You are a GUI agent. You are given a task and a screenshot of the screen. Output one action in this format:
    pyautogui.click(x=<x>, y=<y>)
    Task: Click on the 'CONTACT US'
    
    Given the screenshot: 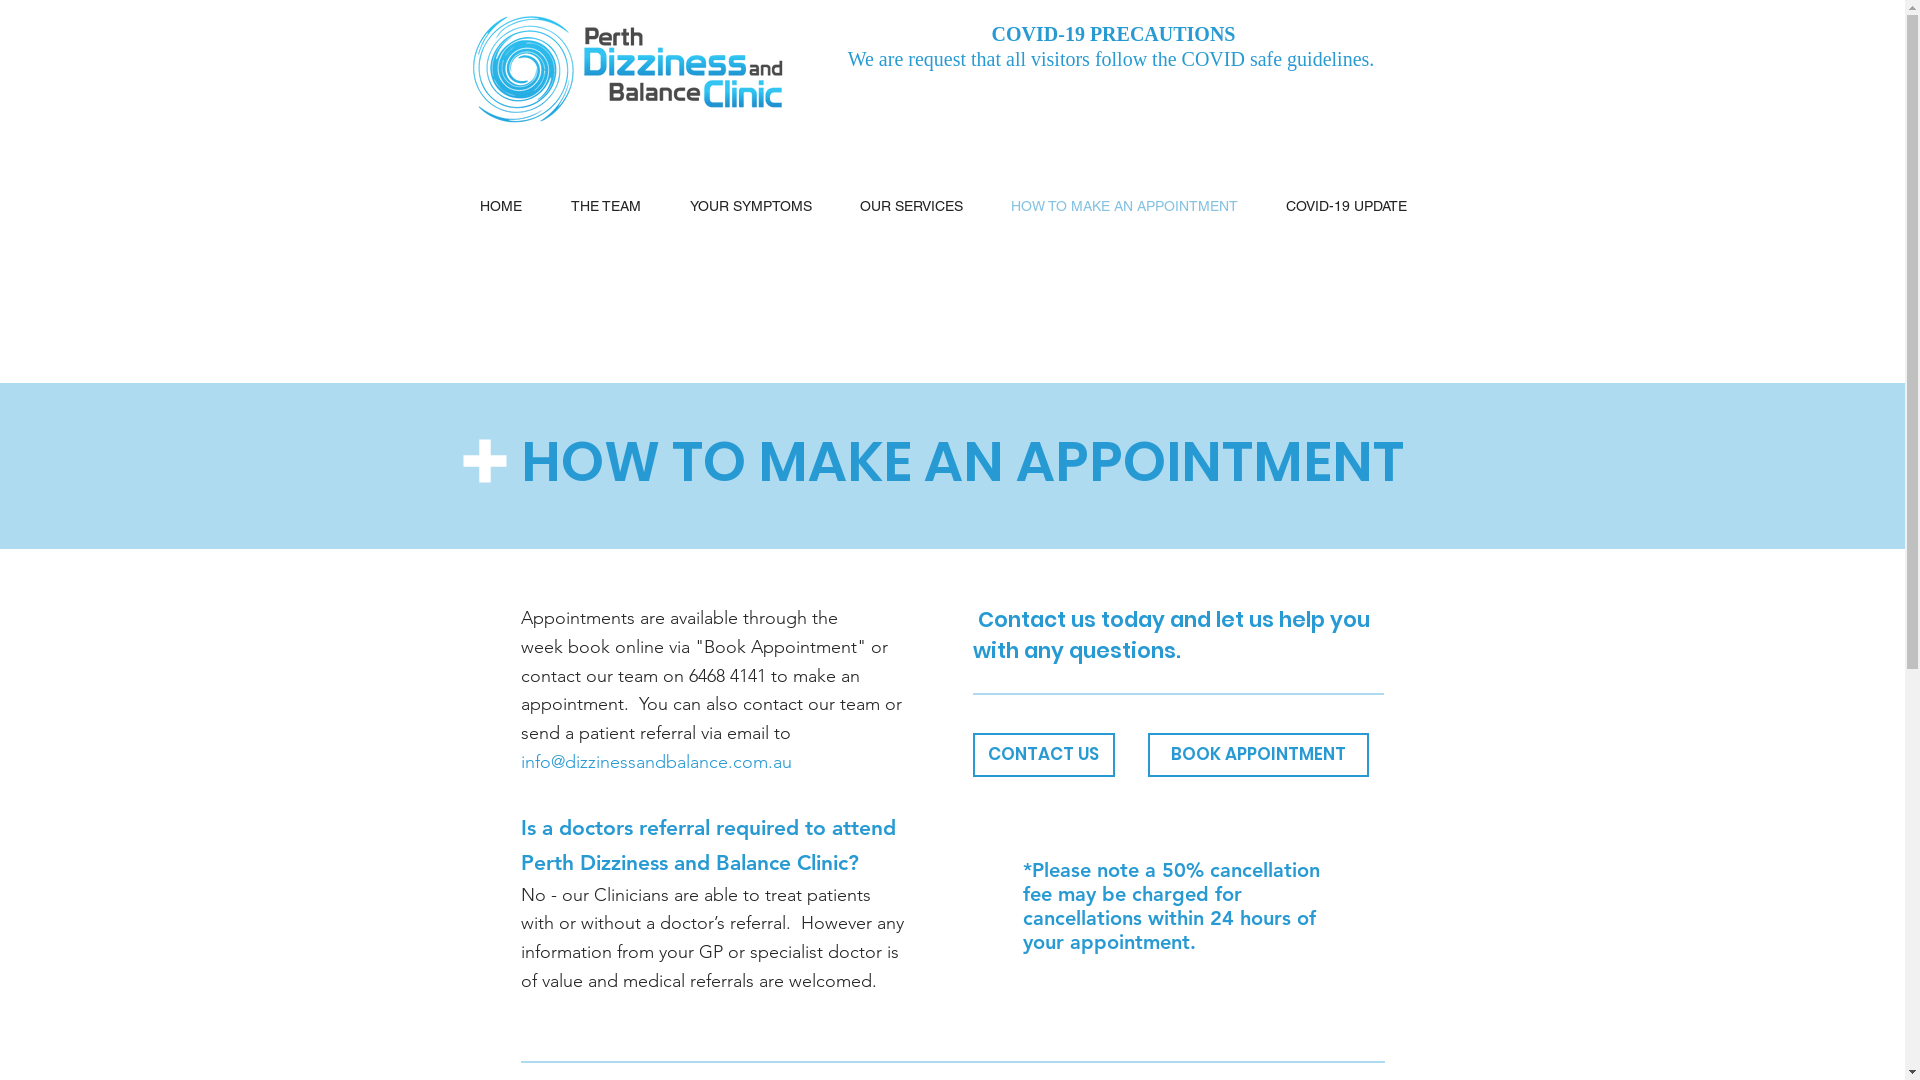 What is the action you would take?
    pyautogui.click(x=1041, y=755)
    